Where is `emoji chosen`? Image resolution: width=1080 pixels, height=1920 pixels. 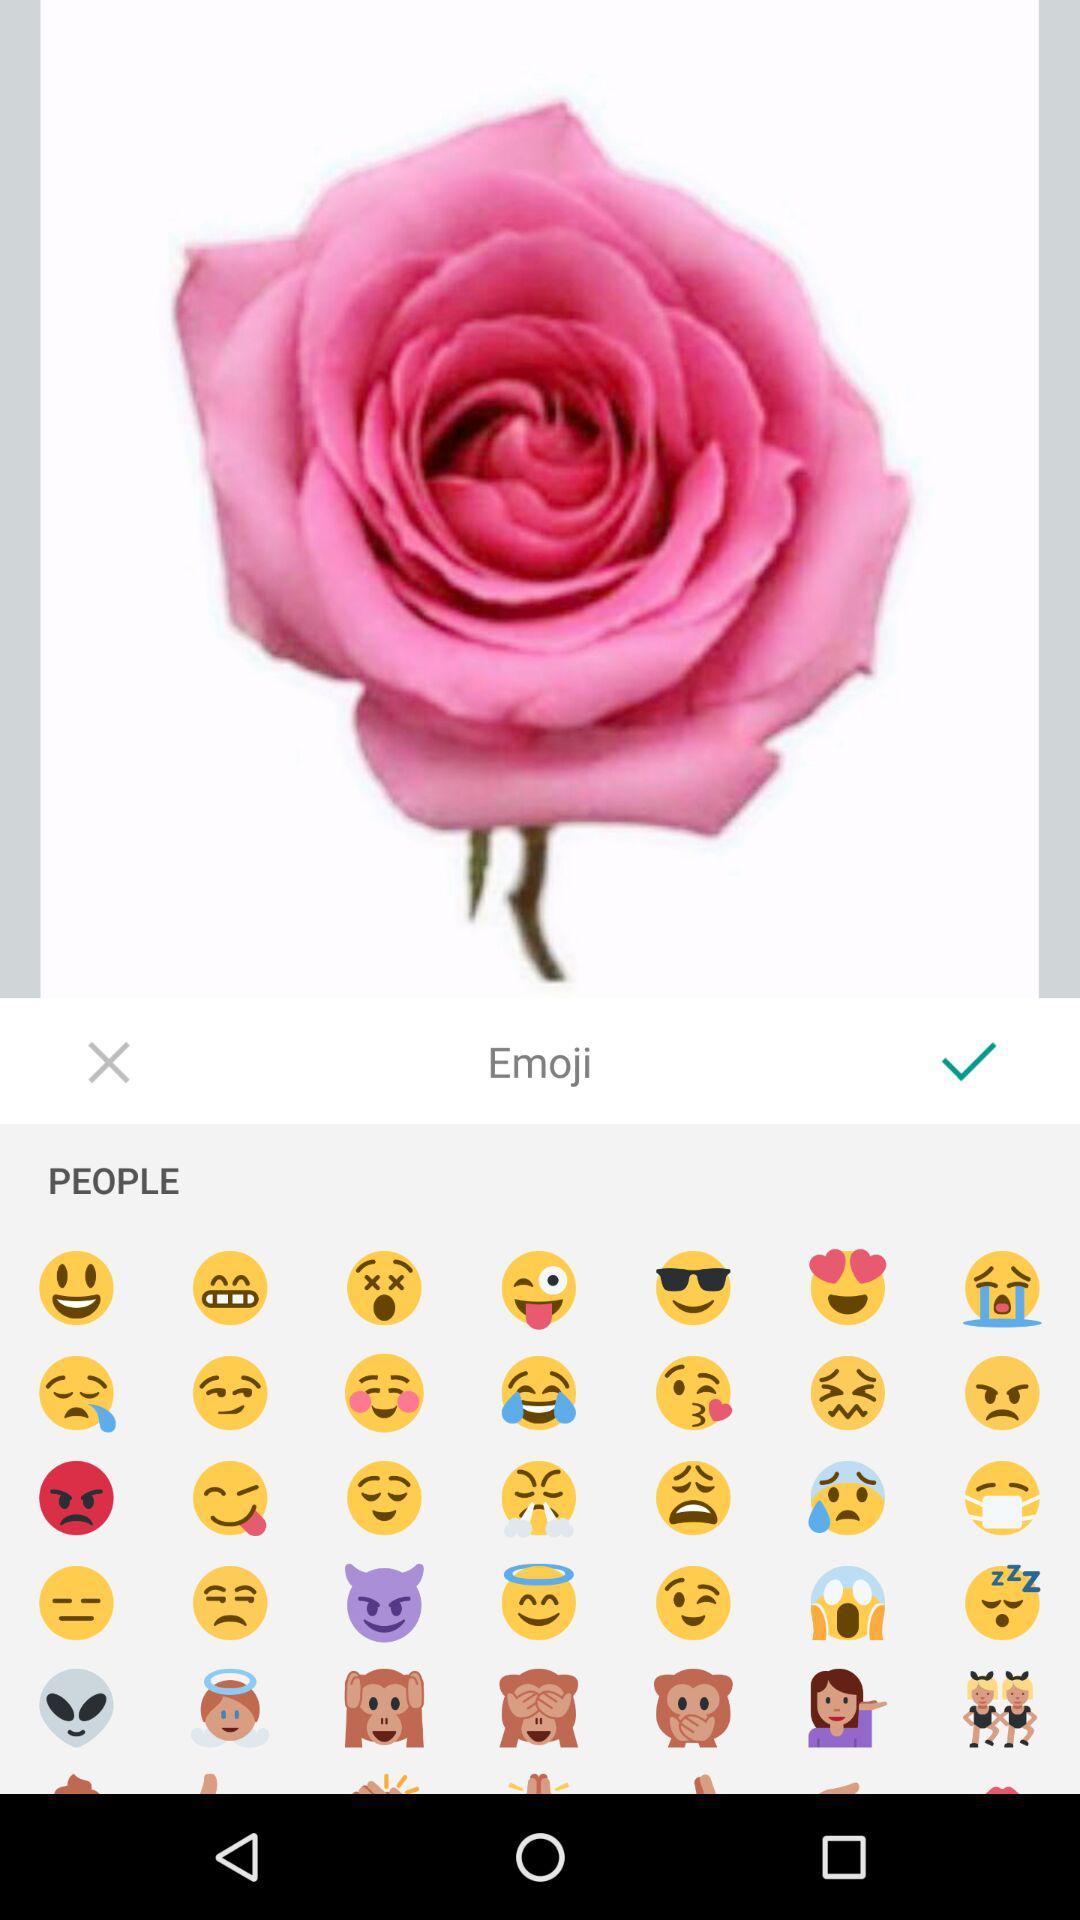
emoji chosen is located at coordinates (538, 1603).